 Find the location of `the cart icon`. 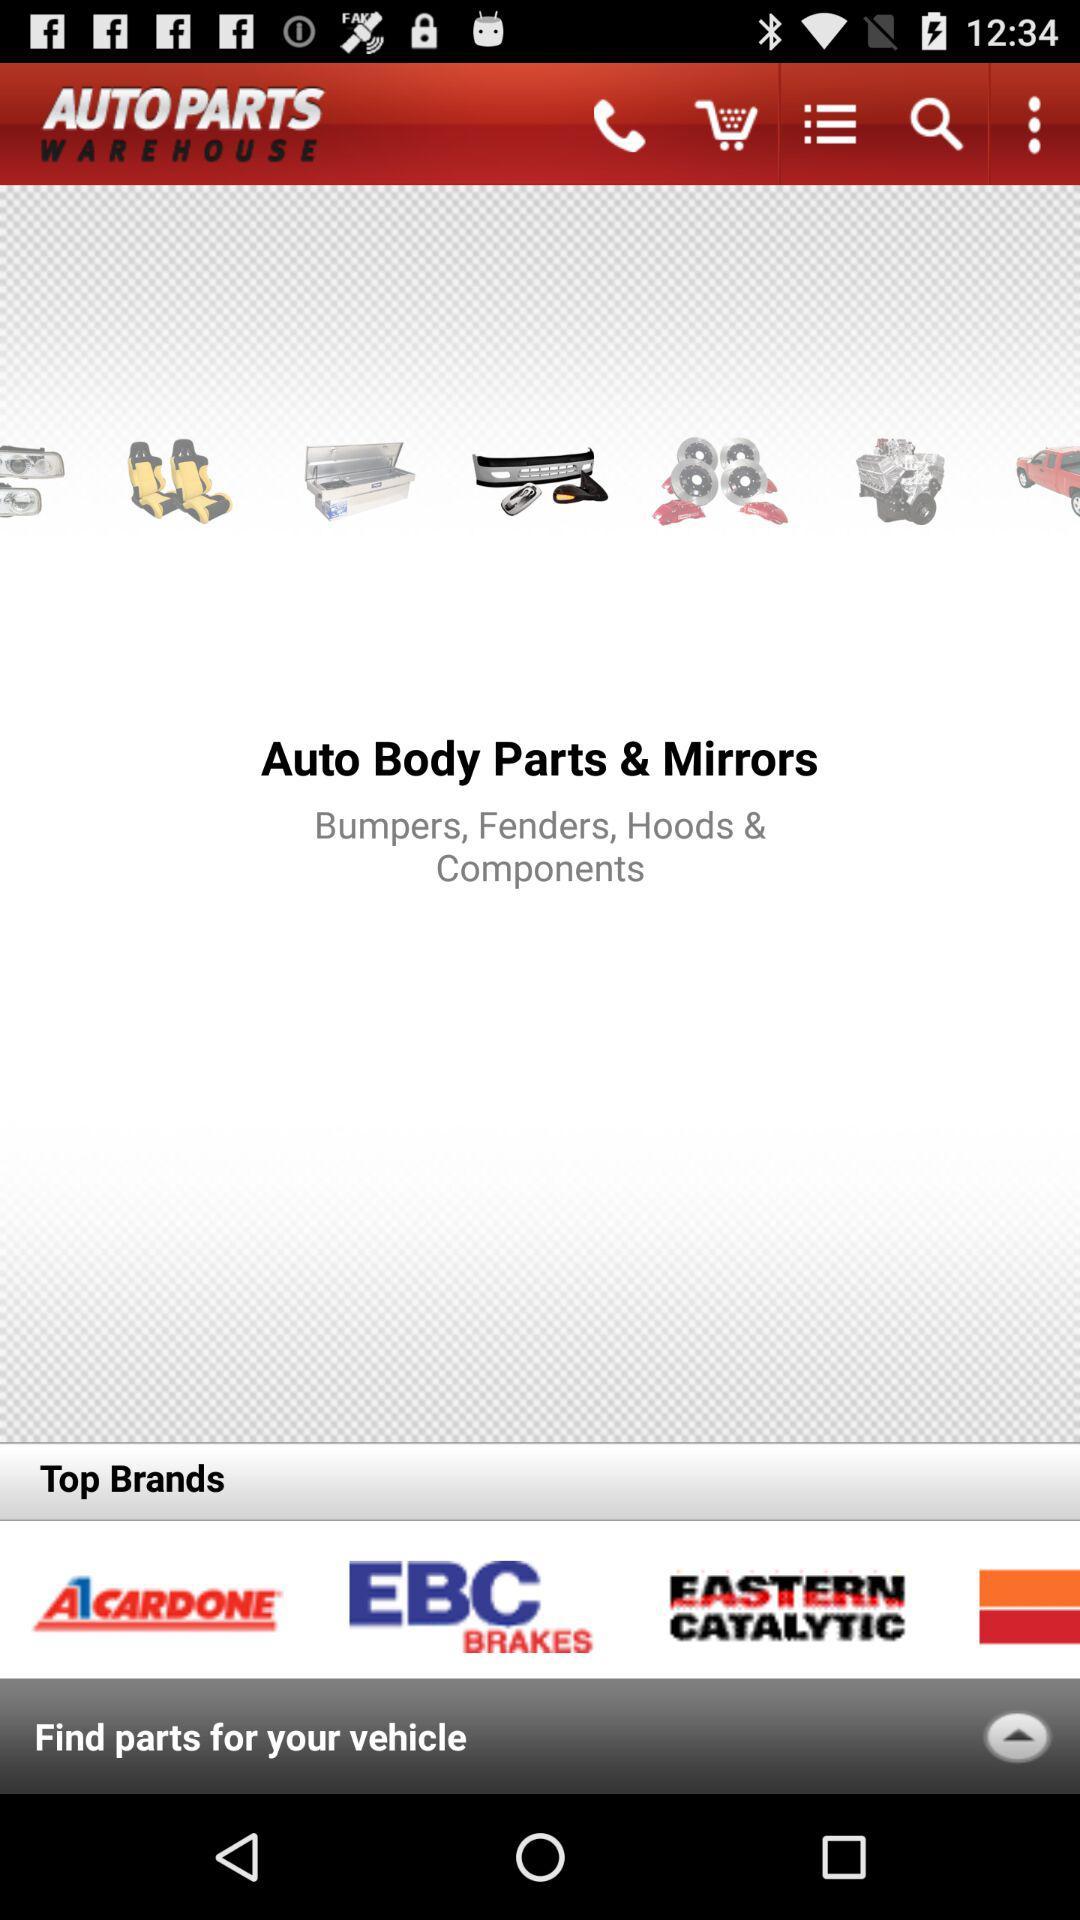

the cart icon is located at coordinates (725, 131).